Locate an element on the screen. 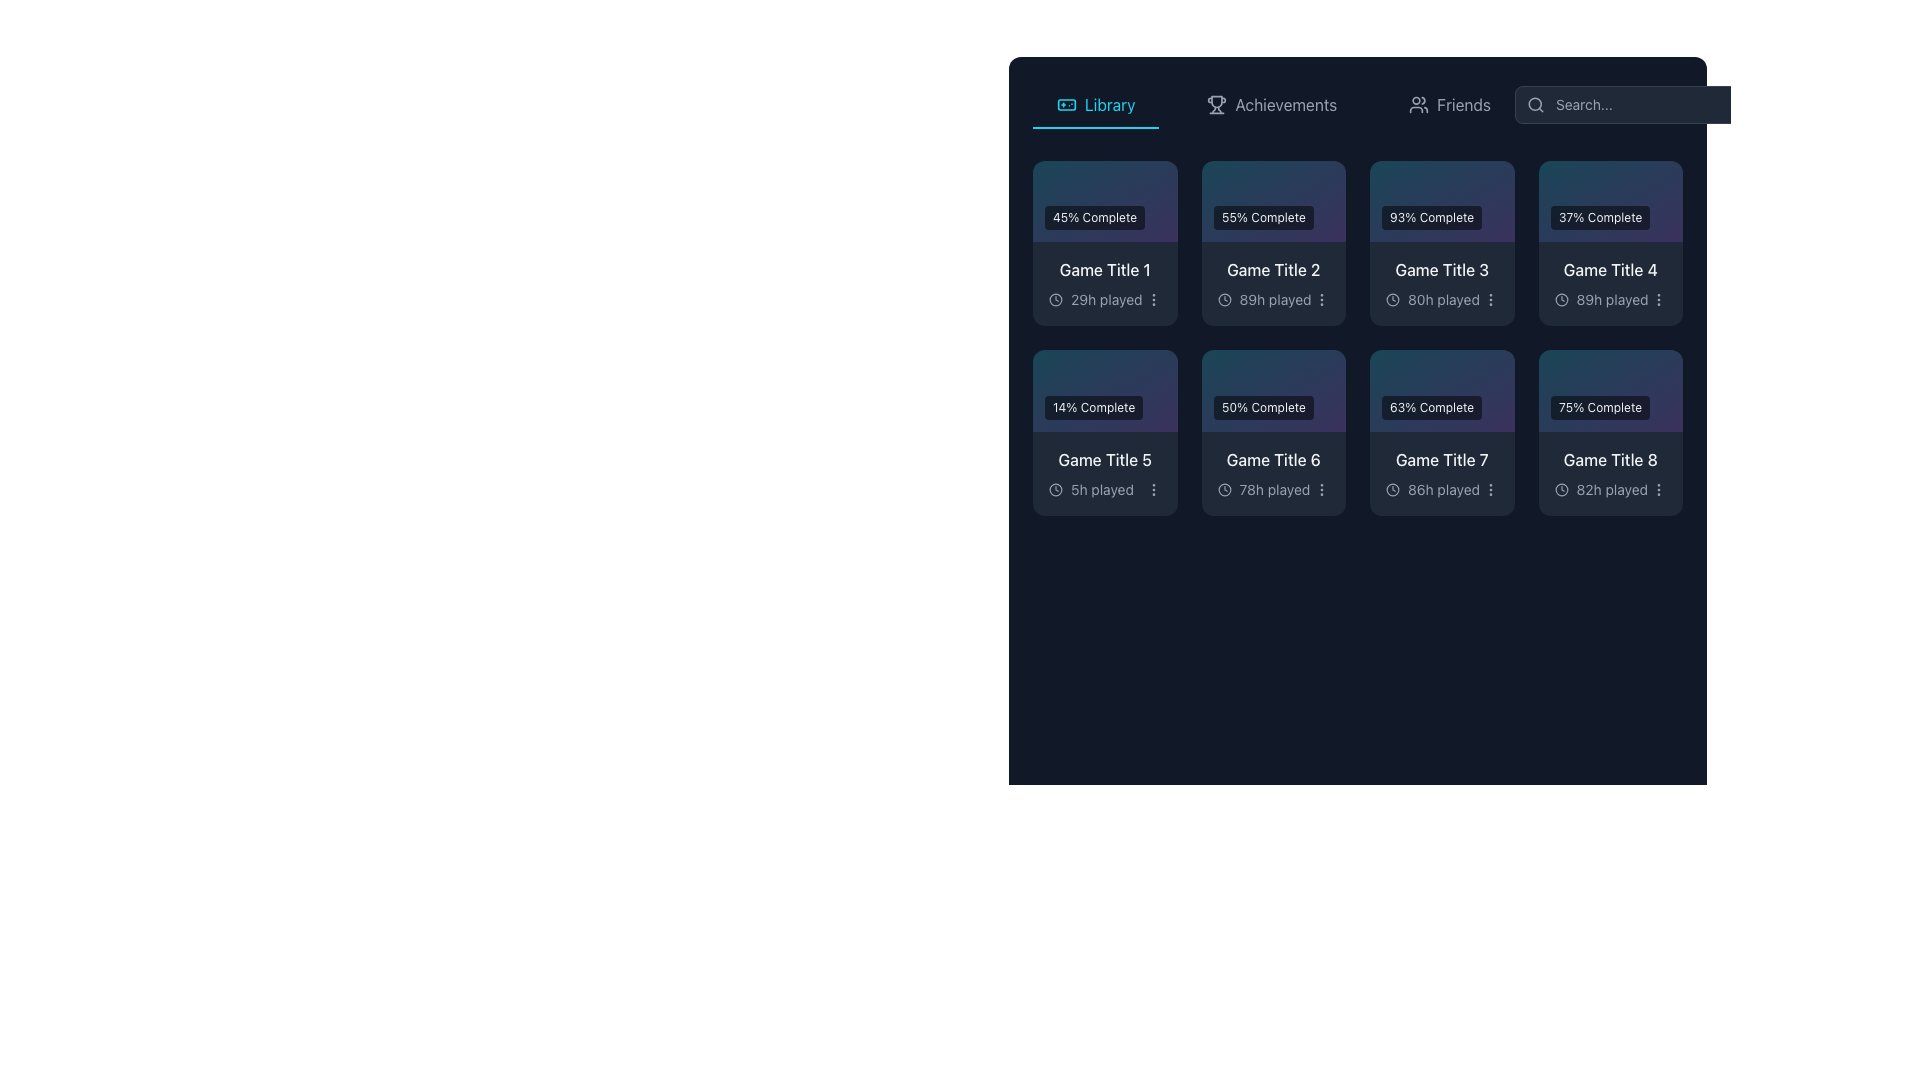 The width and height of the screenshot is (1920, 1080). the SVG clock icon located at the start of the '29h played' label within the 'Game Title 1' card is located at coordinates (1055, 300).